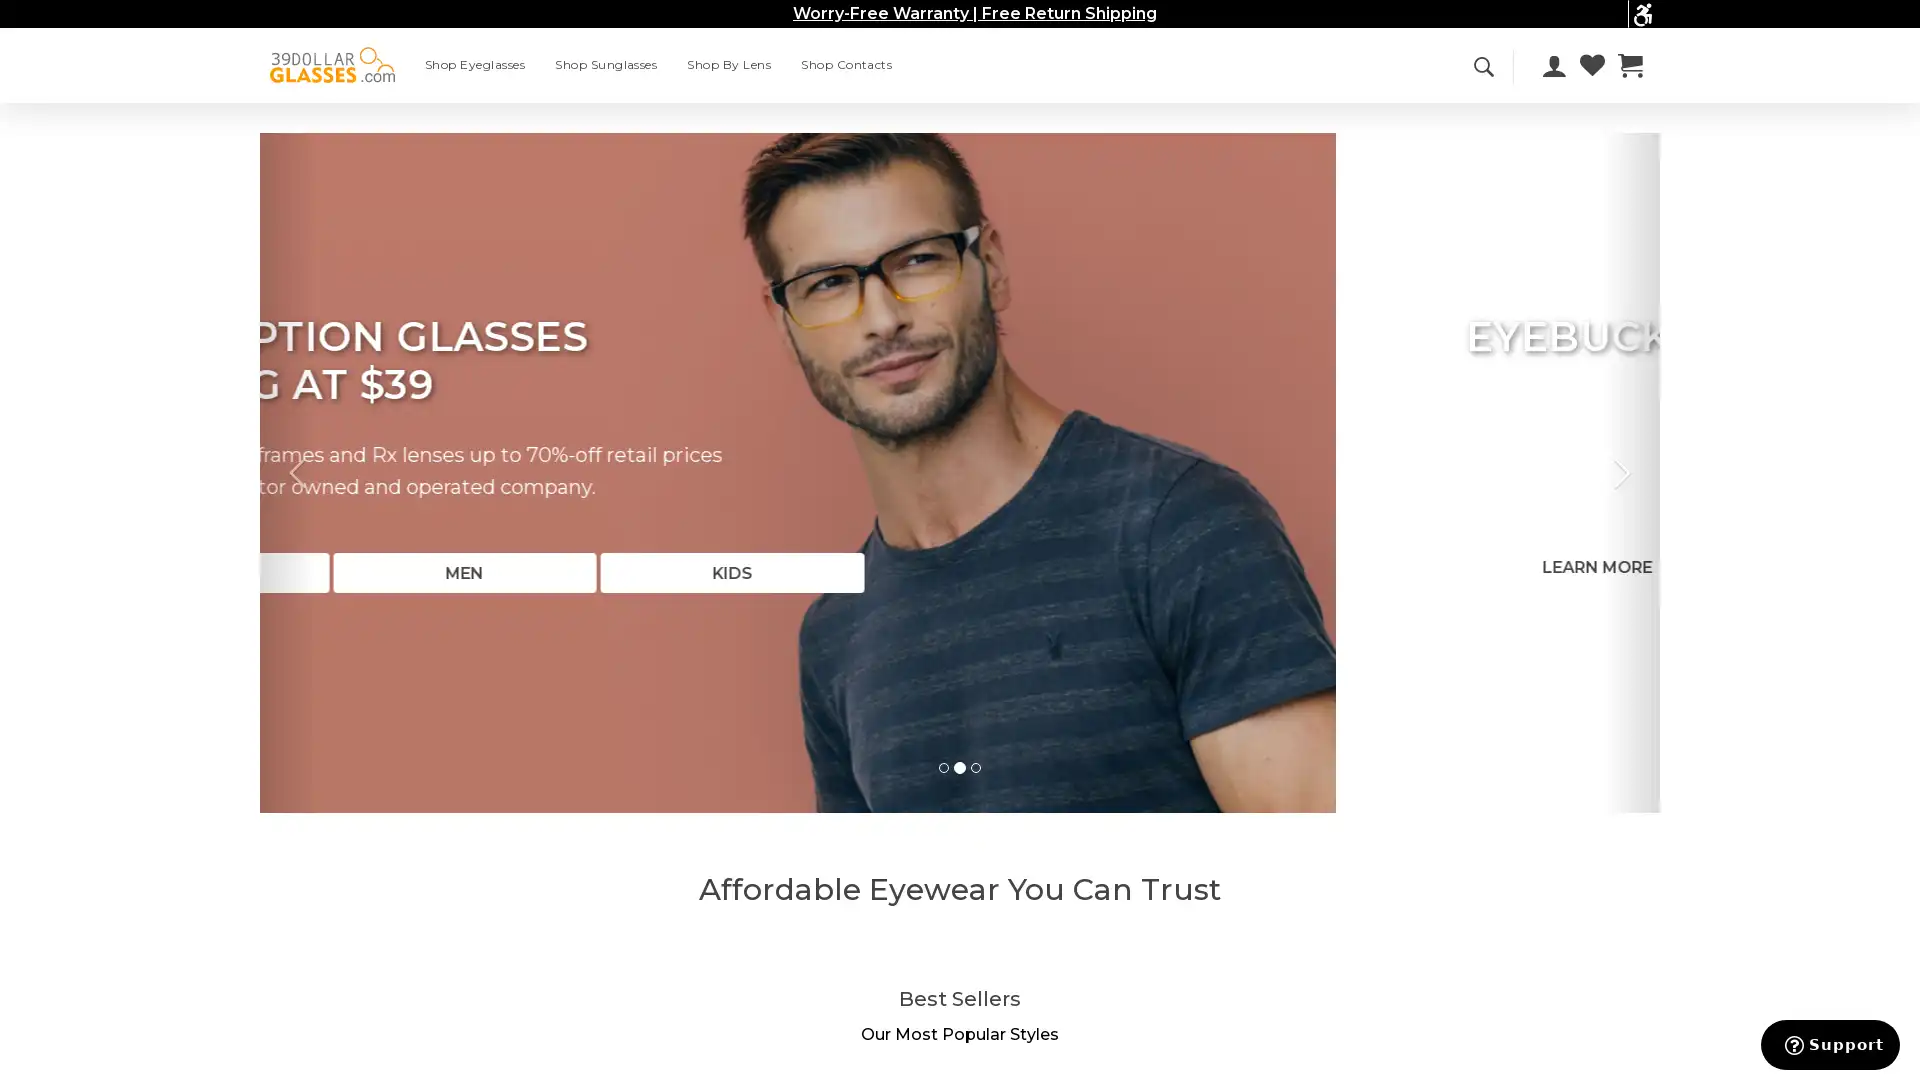 The image size is (1920, 1080). What do you see at coordinates (1830, 1044) in the screenshot?
I see `Support button` at bounding box center [1830, 1044].